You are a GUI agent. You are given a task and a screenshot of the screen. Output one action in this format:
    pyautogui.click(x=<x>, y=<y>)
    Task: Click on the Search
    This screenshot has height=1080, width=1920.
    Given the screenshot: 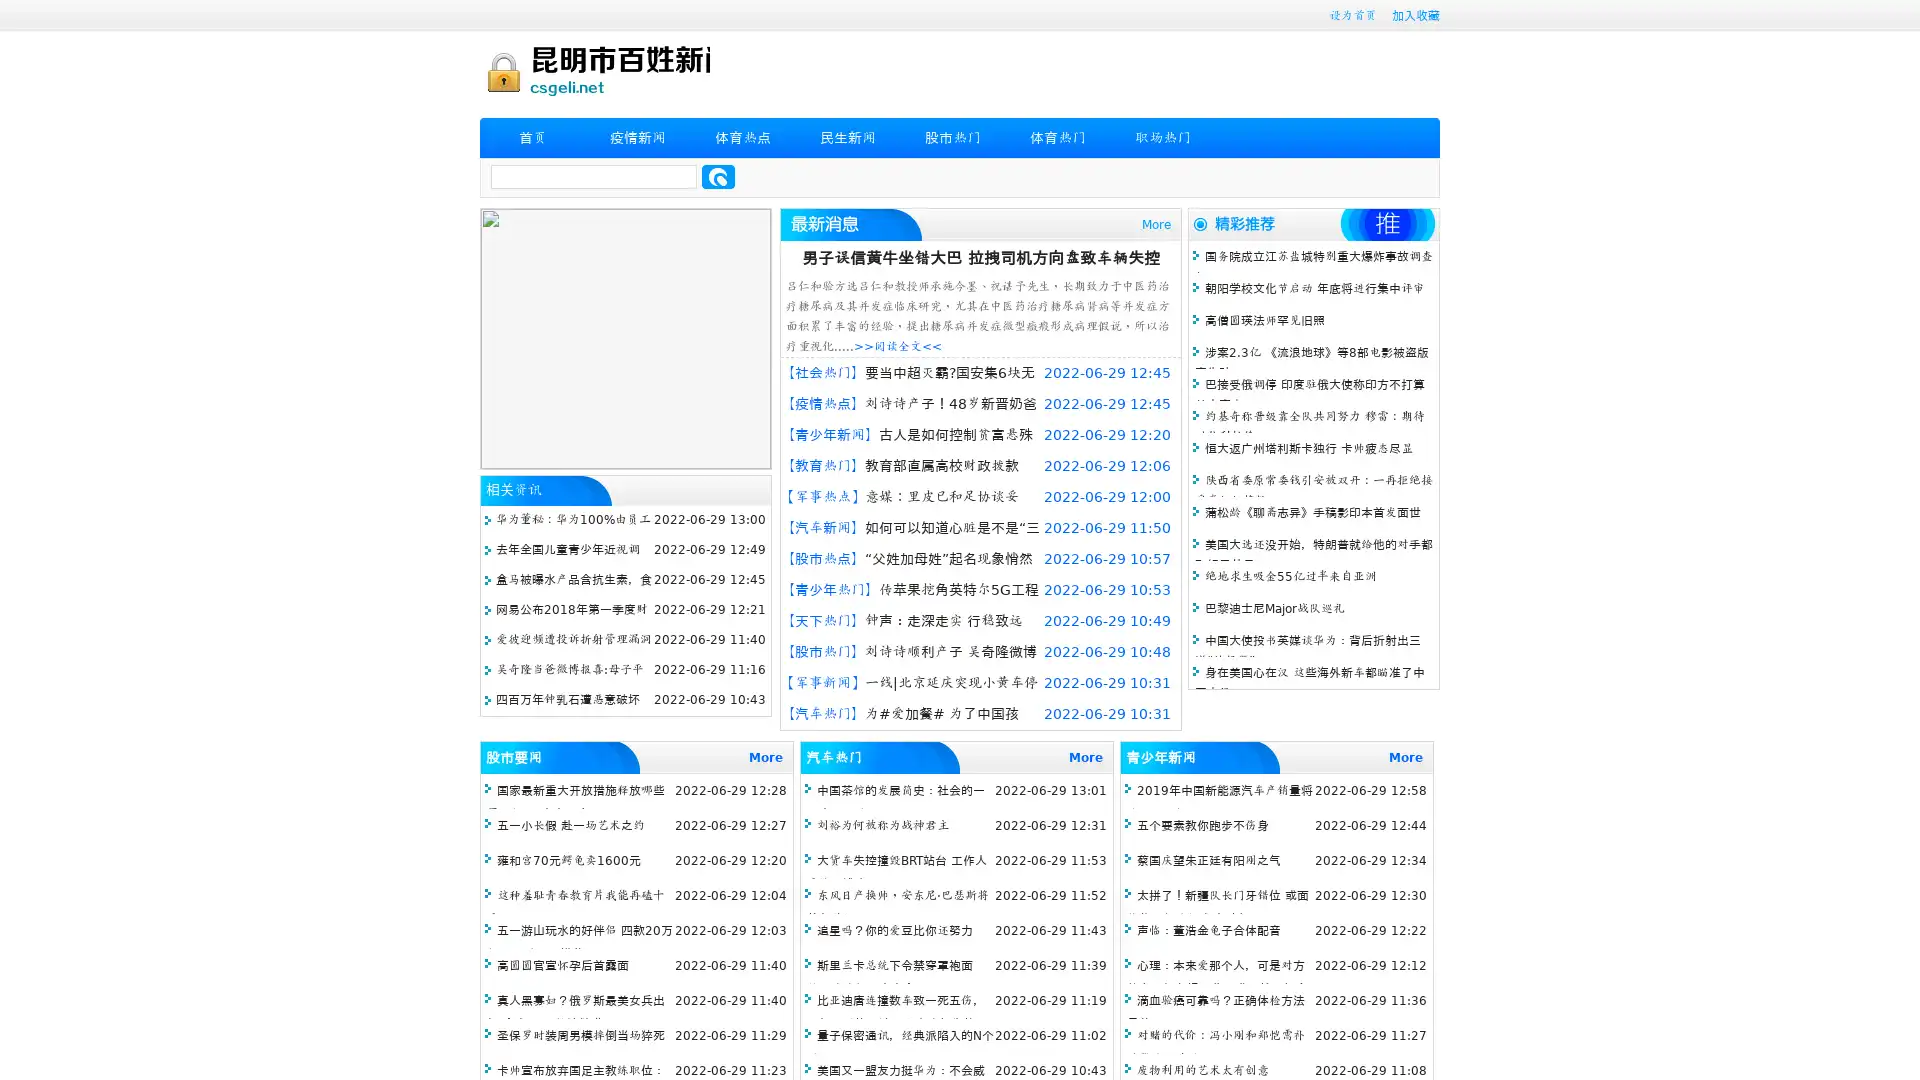 What is the action you would take?
    pyautogui.click(x=718, y=176)
    